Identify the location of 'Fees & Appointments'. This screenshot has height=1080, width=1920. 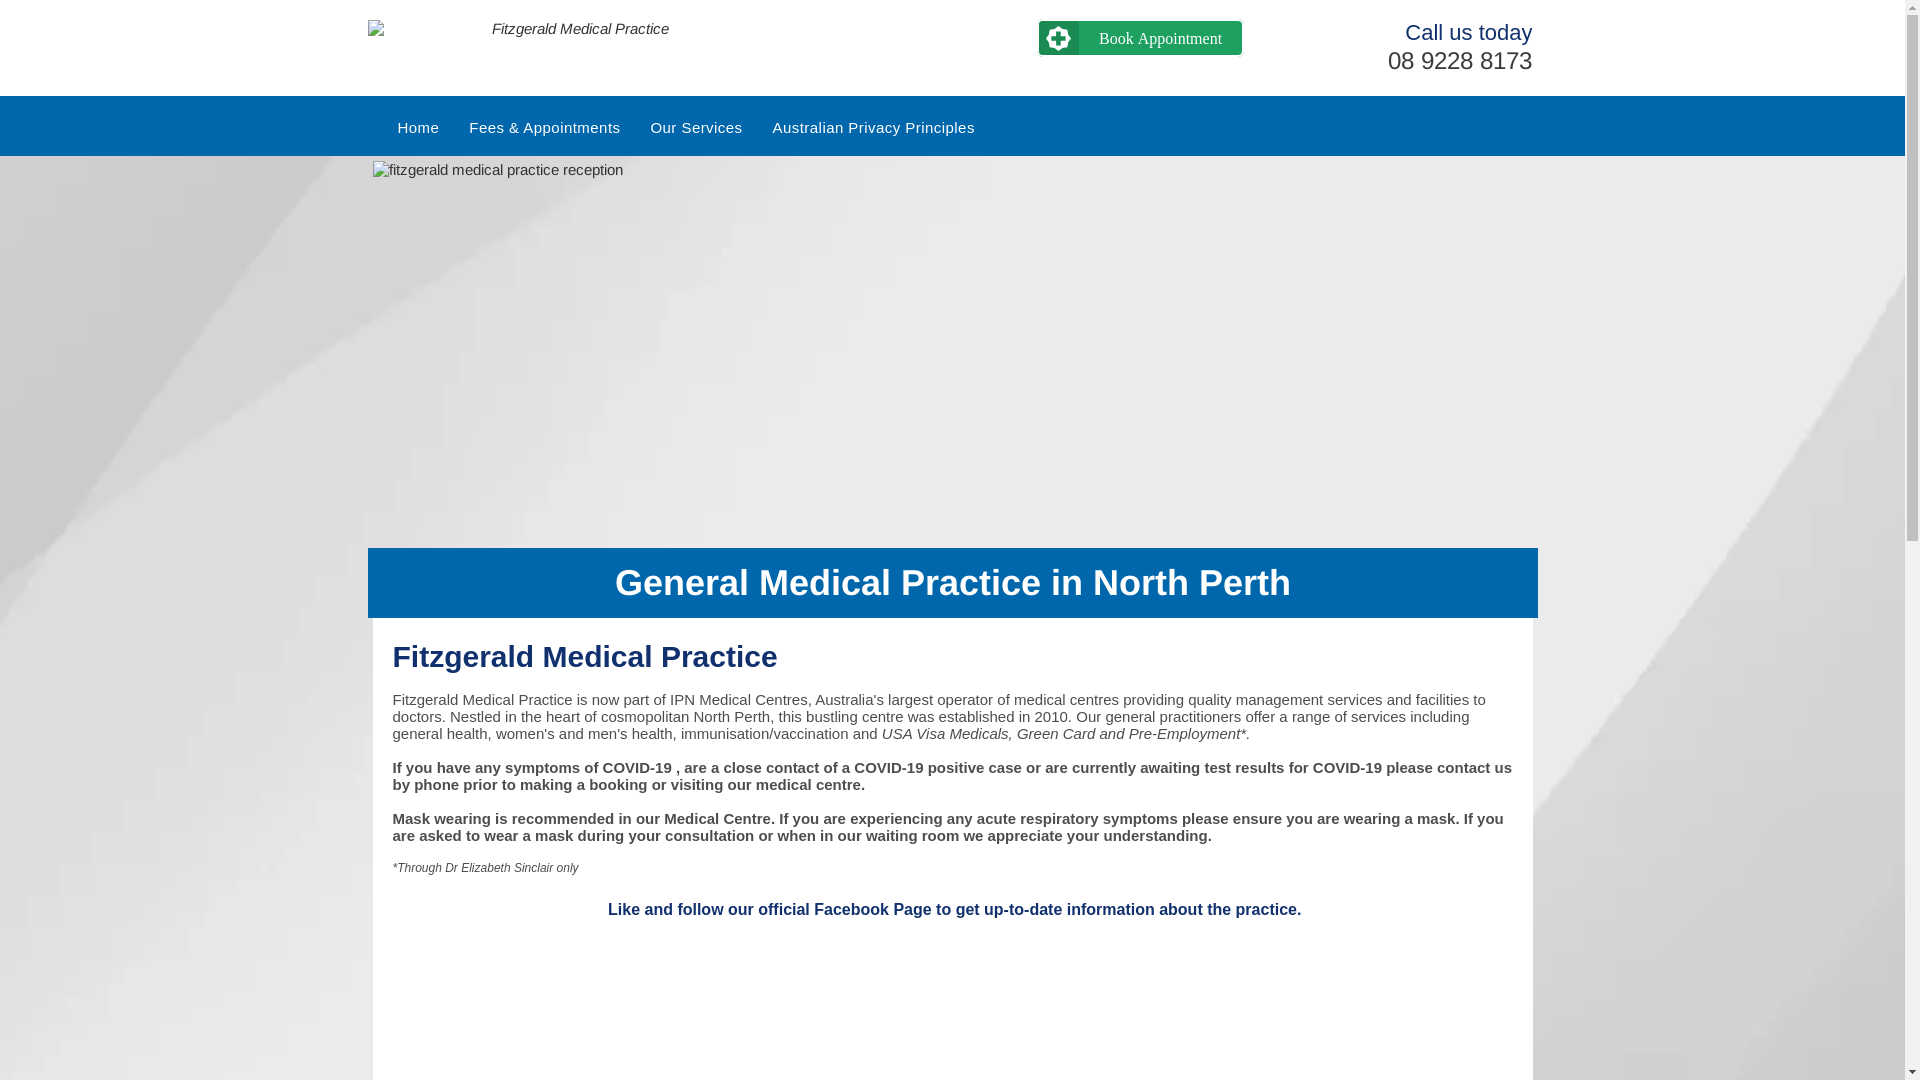
(544, 127).